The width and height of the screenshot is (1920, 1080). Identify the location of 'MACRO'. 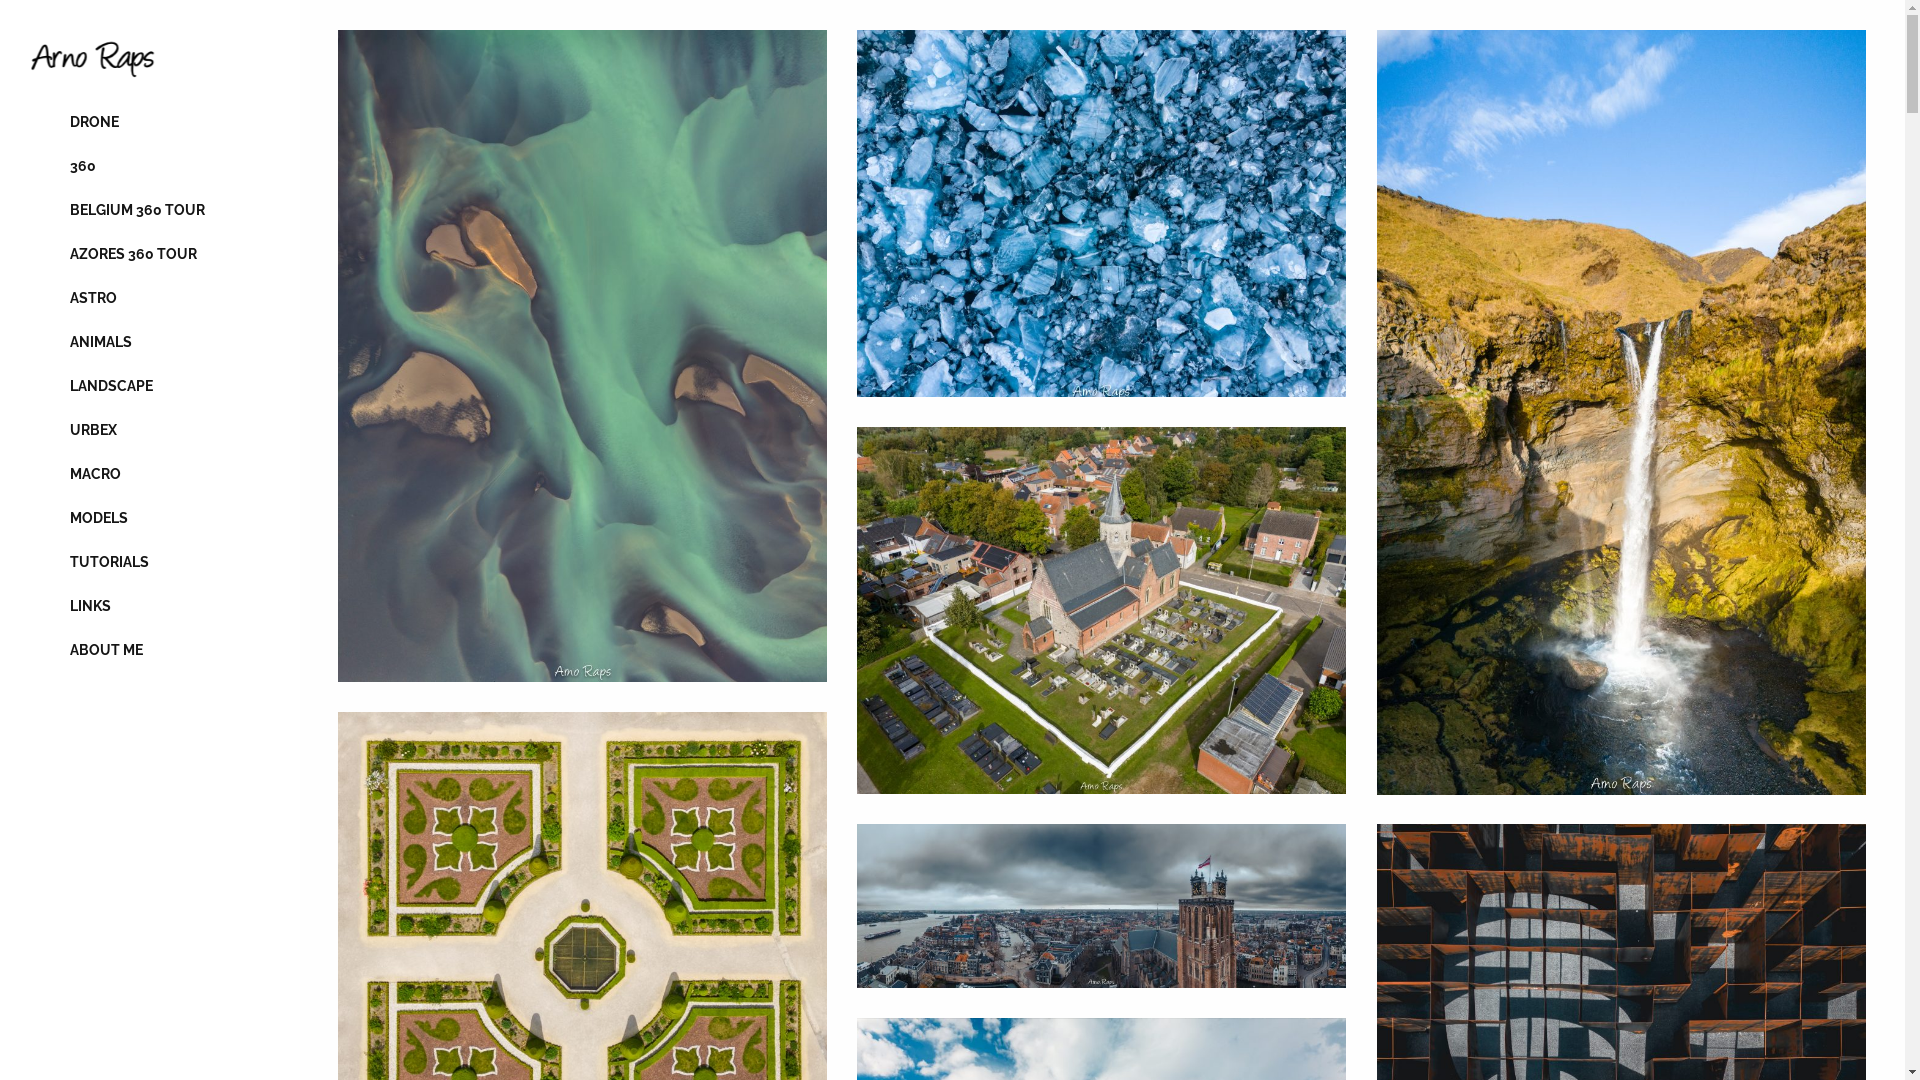
(148, 474).